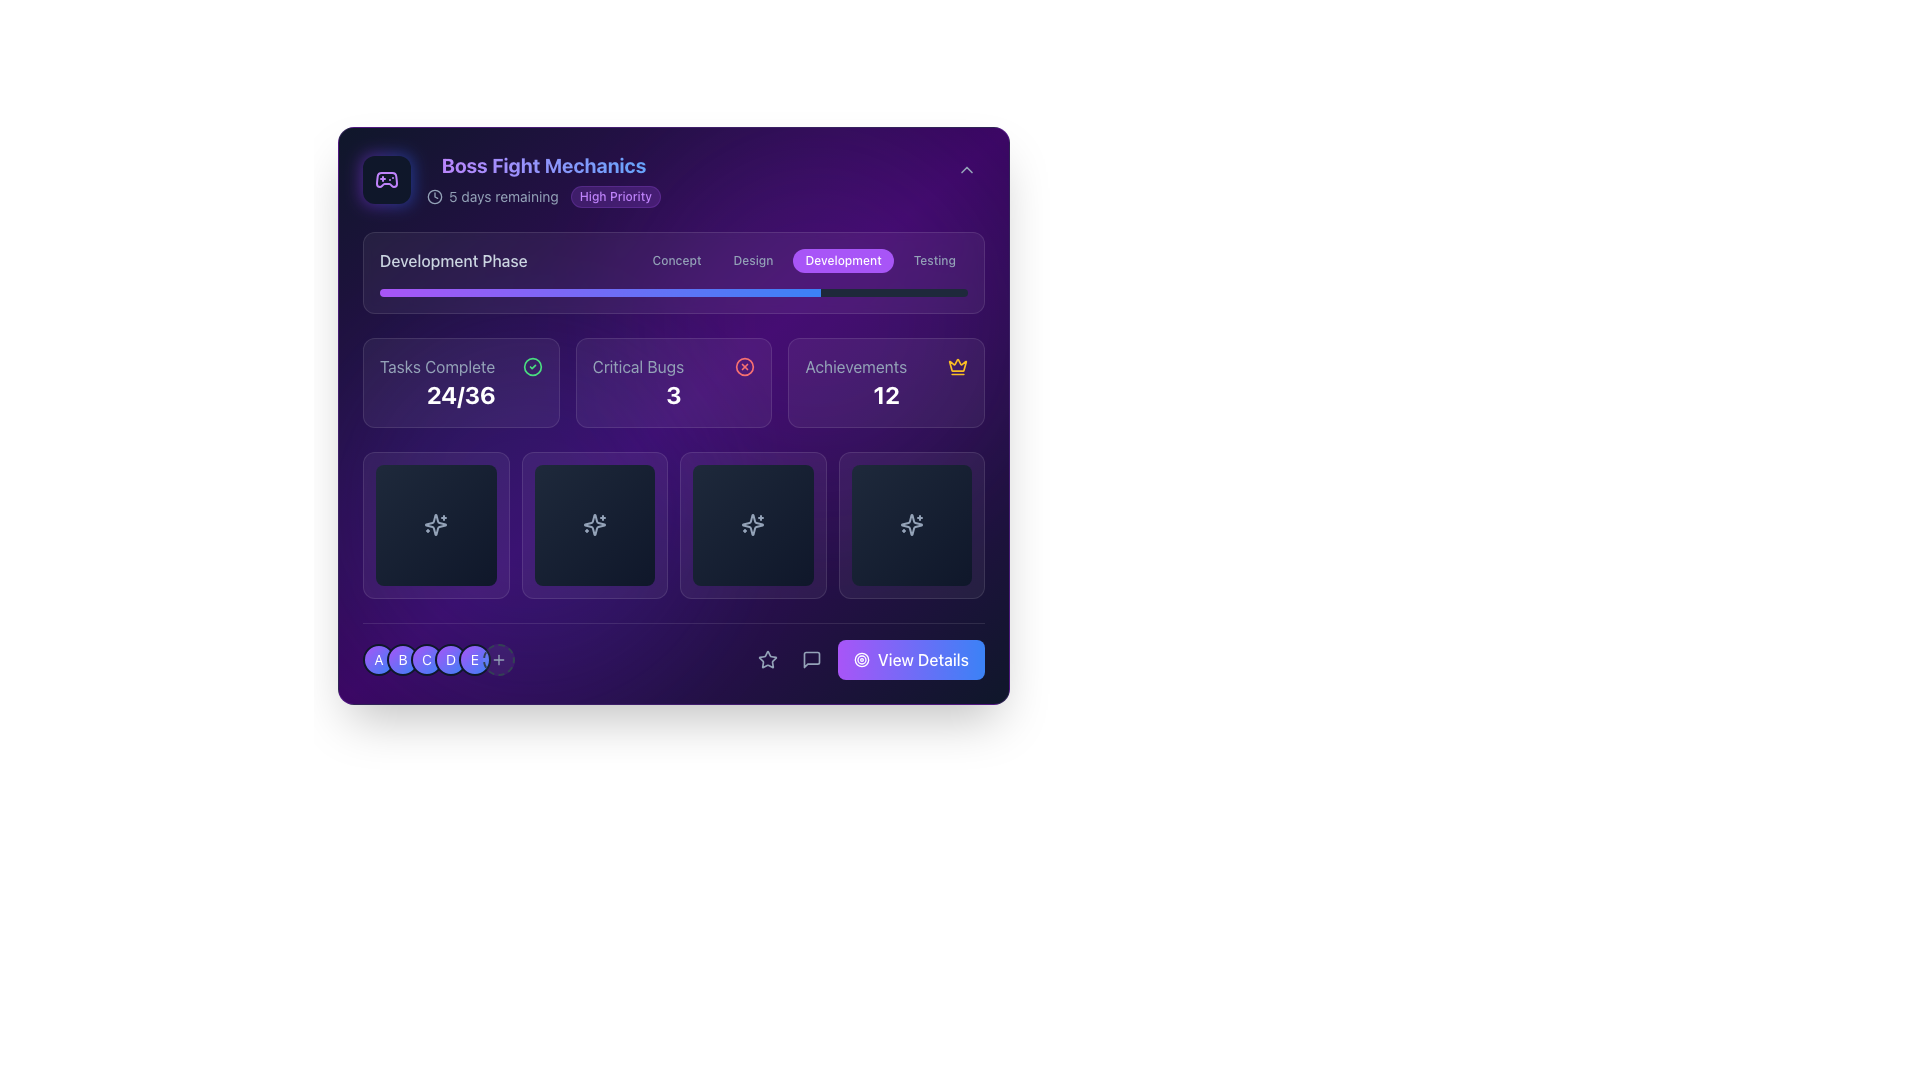  What do you see at coordinates (435, 524) in the screenshot?
I see `the decorative sparkle icon located in the second row of the grid layout as the second element from the left` at bounding box center [435, 524].